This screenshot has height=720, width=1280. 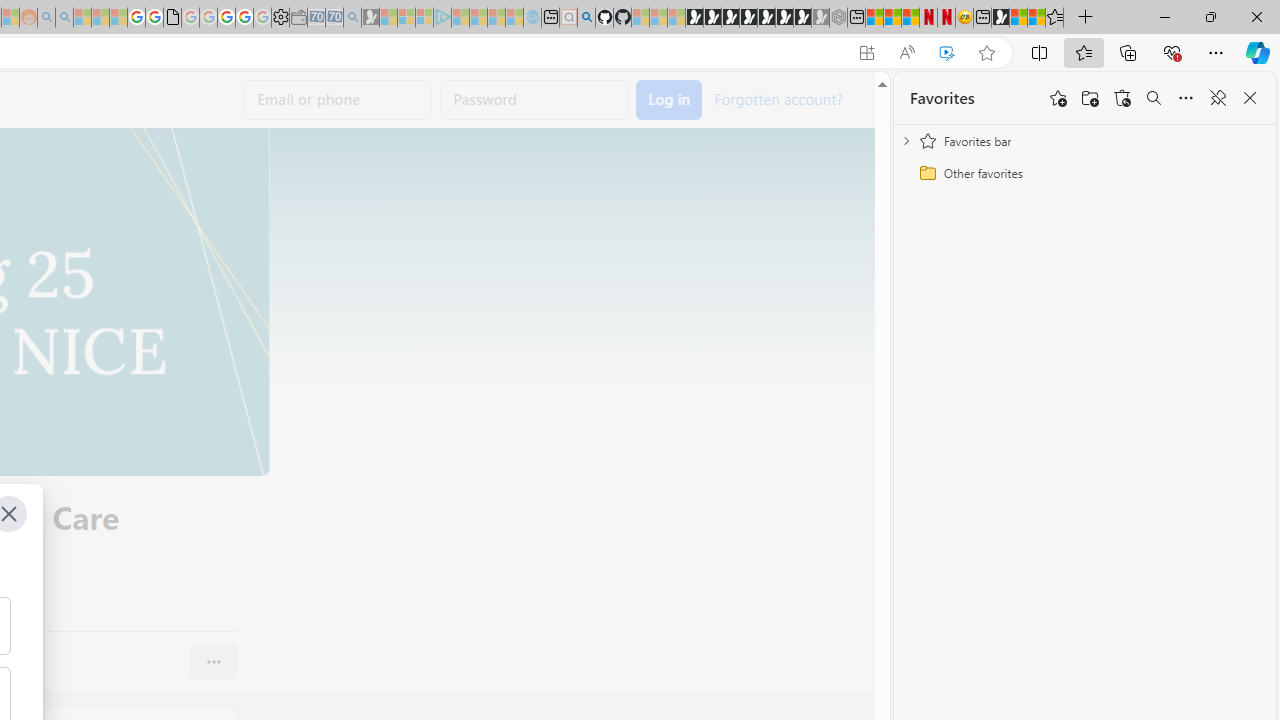 What do you see at coordinates (1153, 98) in the screenshot?
I see `'Search favorites'` at bounding box center [1153, 98].